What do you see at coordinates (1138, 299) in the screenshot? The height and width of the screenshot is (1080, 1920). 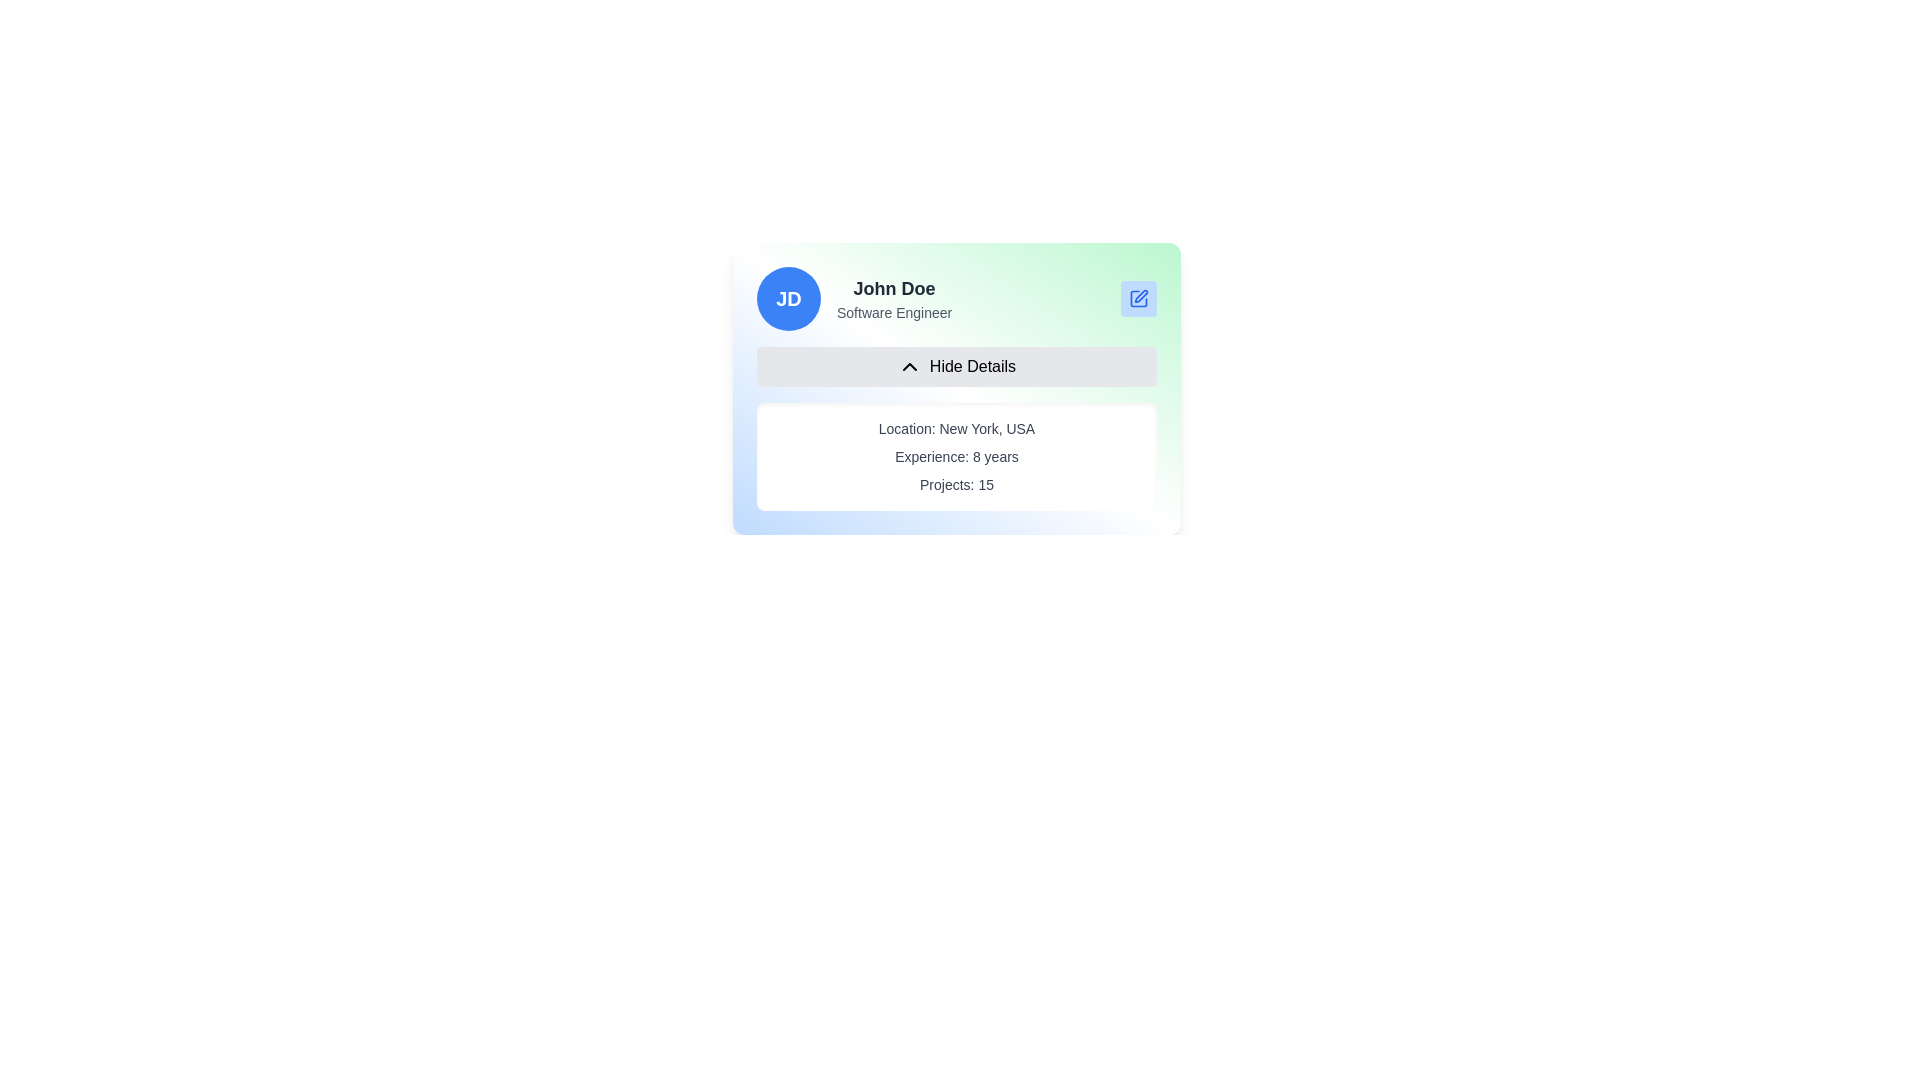 I see `the edit button with a pen icon located at the far right side of the user information card` at bounding box center [1138, 299].